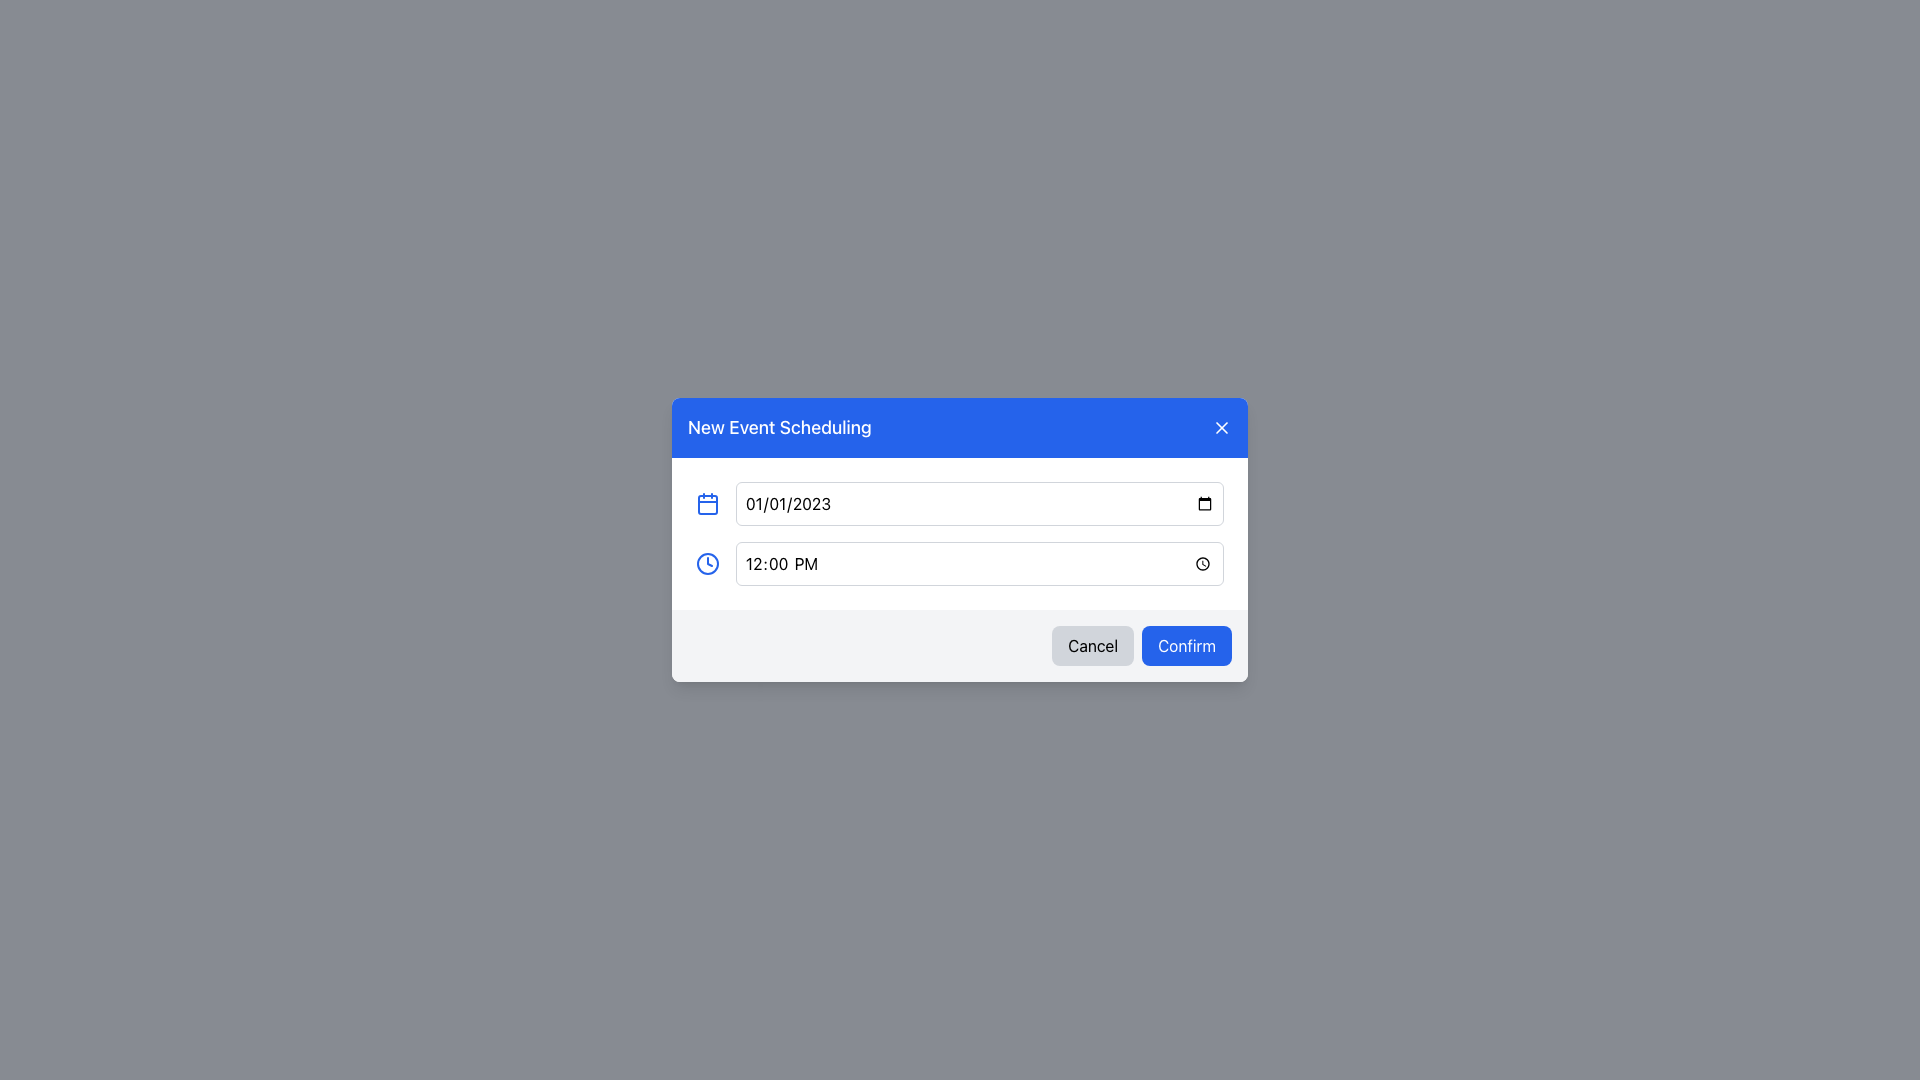  I want to click on the SVG Circle that serves as the visual boundary for the clock icon adjacent to the '12:00 PM' time input field, so click(708, 563).